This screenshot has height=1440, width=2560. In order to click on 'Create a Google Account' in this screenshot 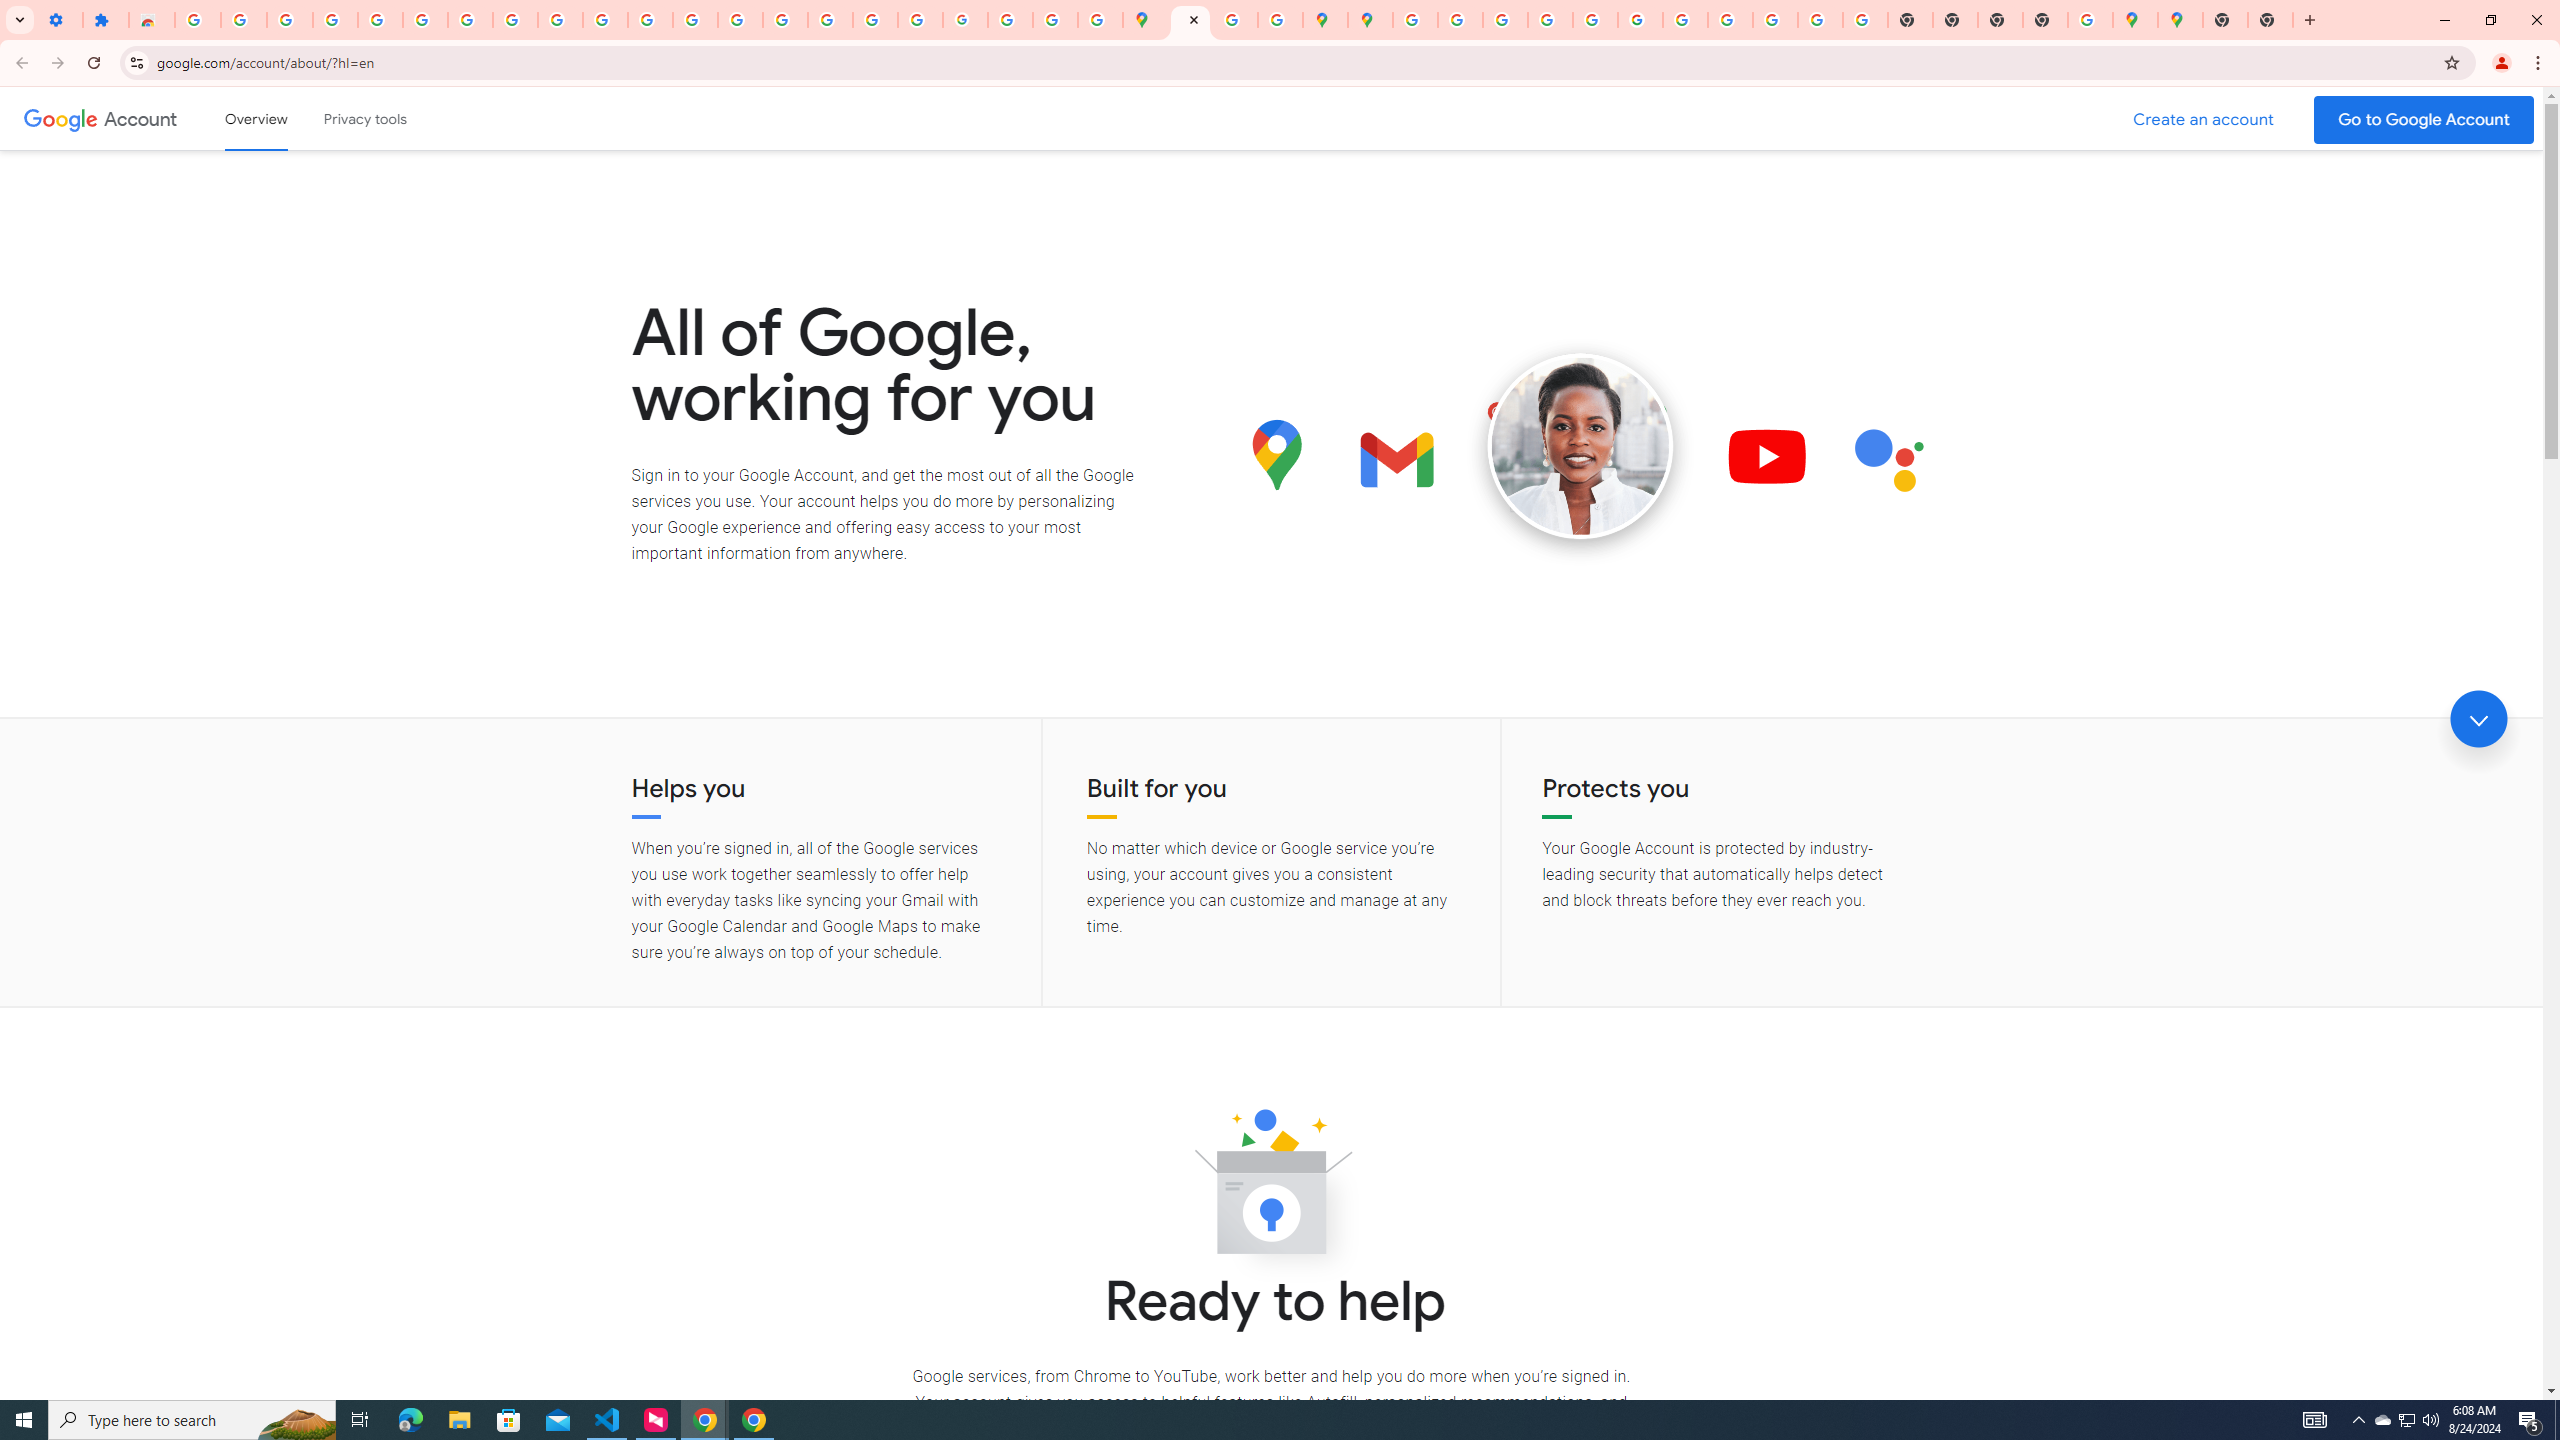, I will do `click(2204, 119)`.